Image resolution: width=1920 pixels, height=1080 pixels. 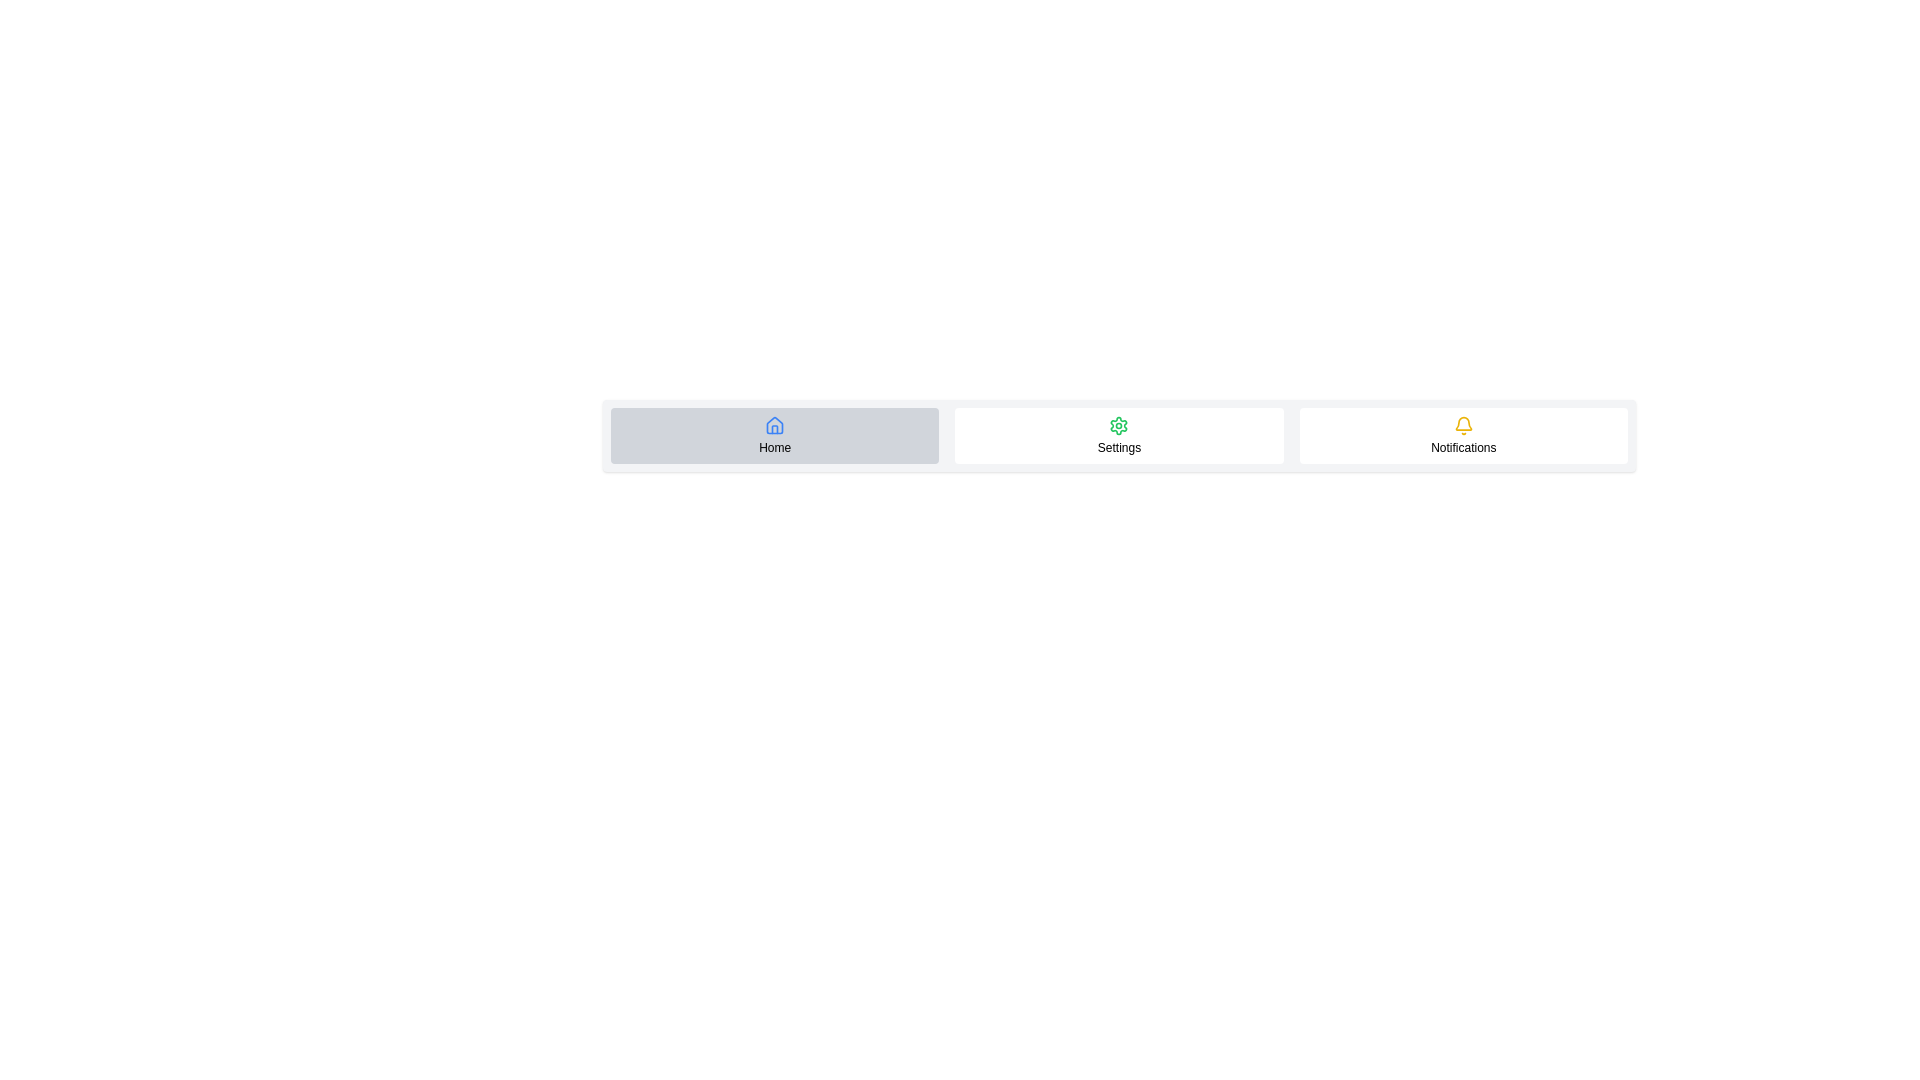 I want to click on the 'Notifications' text label, so click(x=1463, y=446).